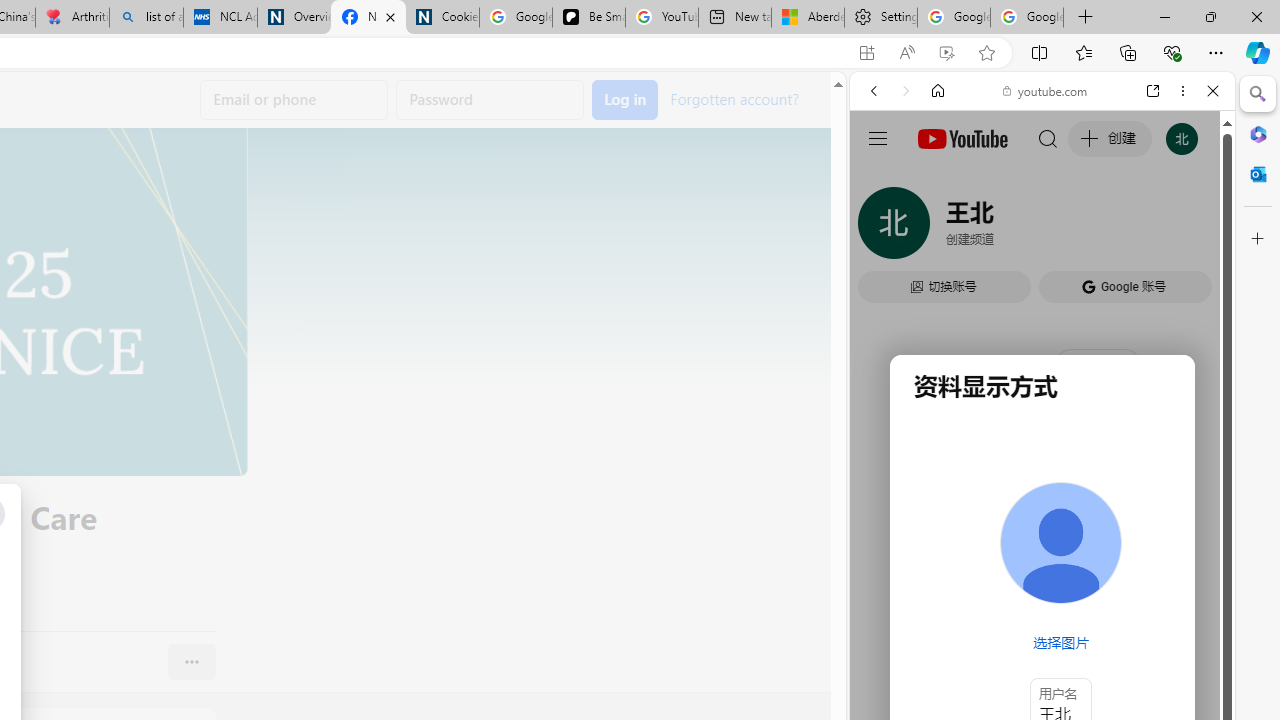  What do you see at coordinates (887, 288) in the screenshot?
I see `'Global web icon'` at bounding box center [887, 288].